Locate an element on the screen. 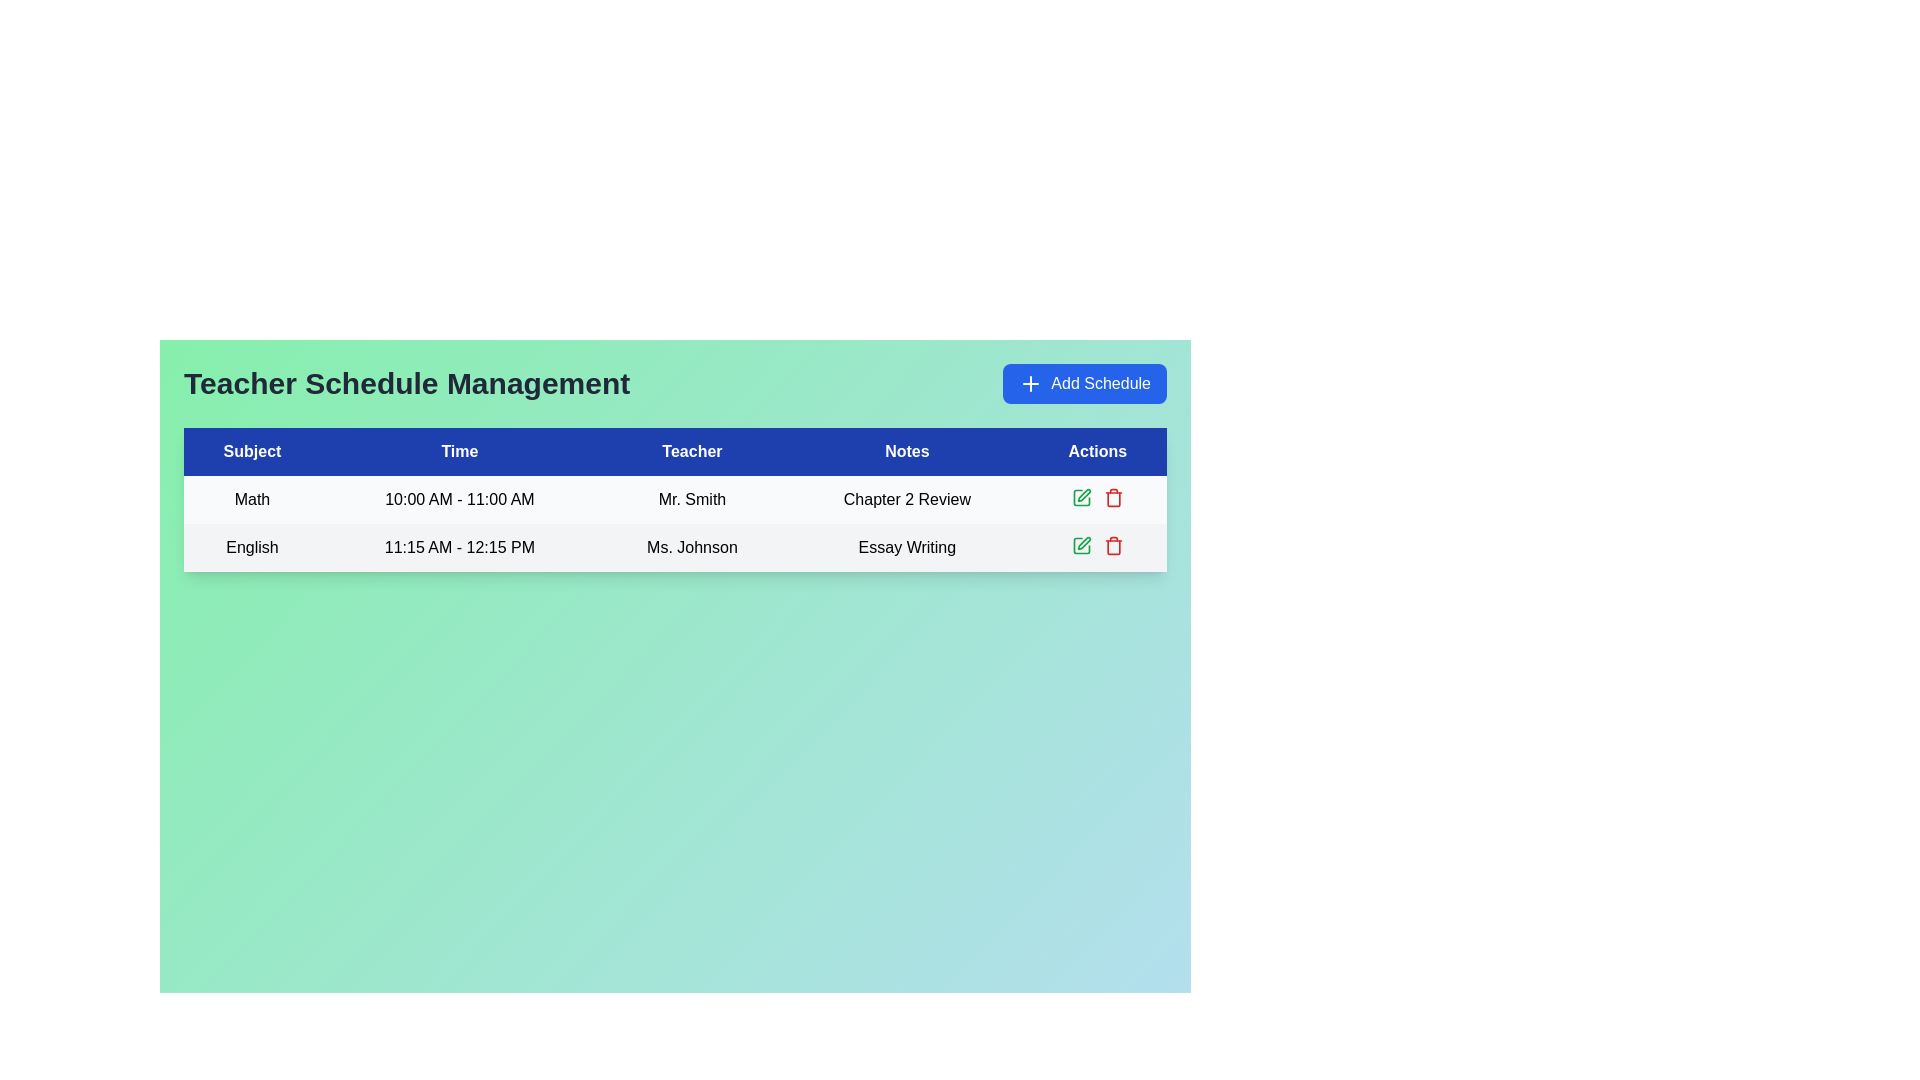 The image size is (1920, 1080). the Text Label labeled 'Subject' which is styled in bold white text on a blue background, located at the top-left corner of the schedule management table is located at coordinates (251, 451).